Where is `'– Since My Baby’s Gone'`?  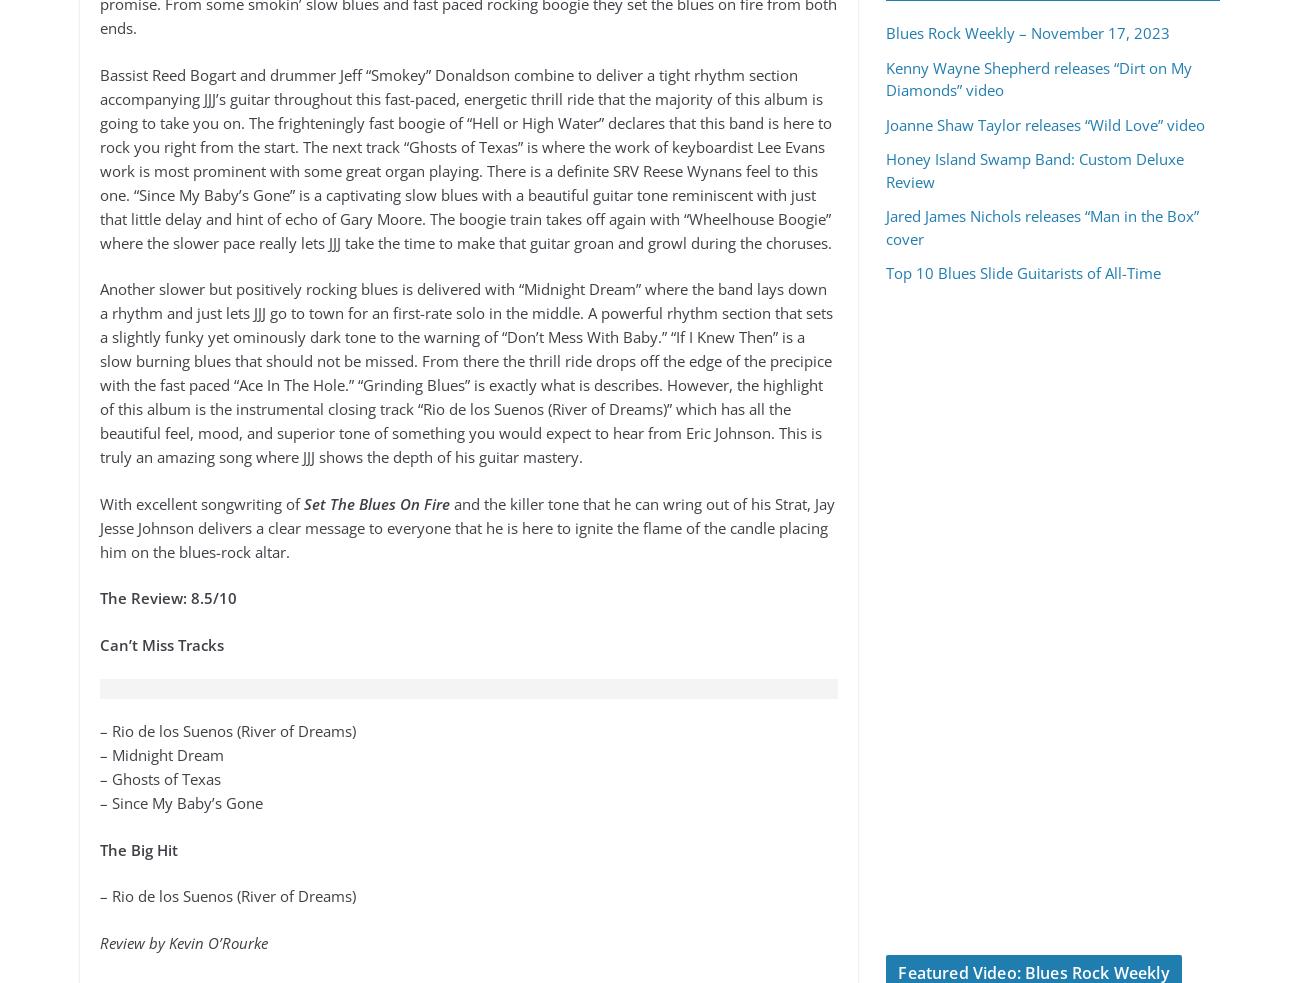 '– Since My Baby’s Gone' is located at coordinates (99, 802).